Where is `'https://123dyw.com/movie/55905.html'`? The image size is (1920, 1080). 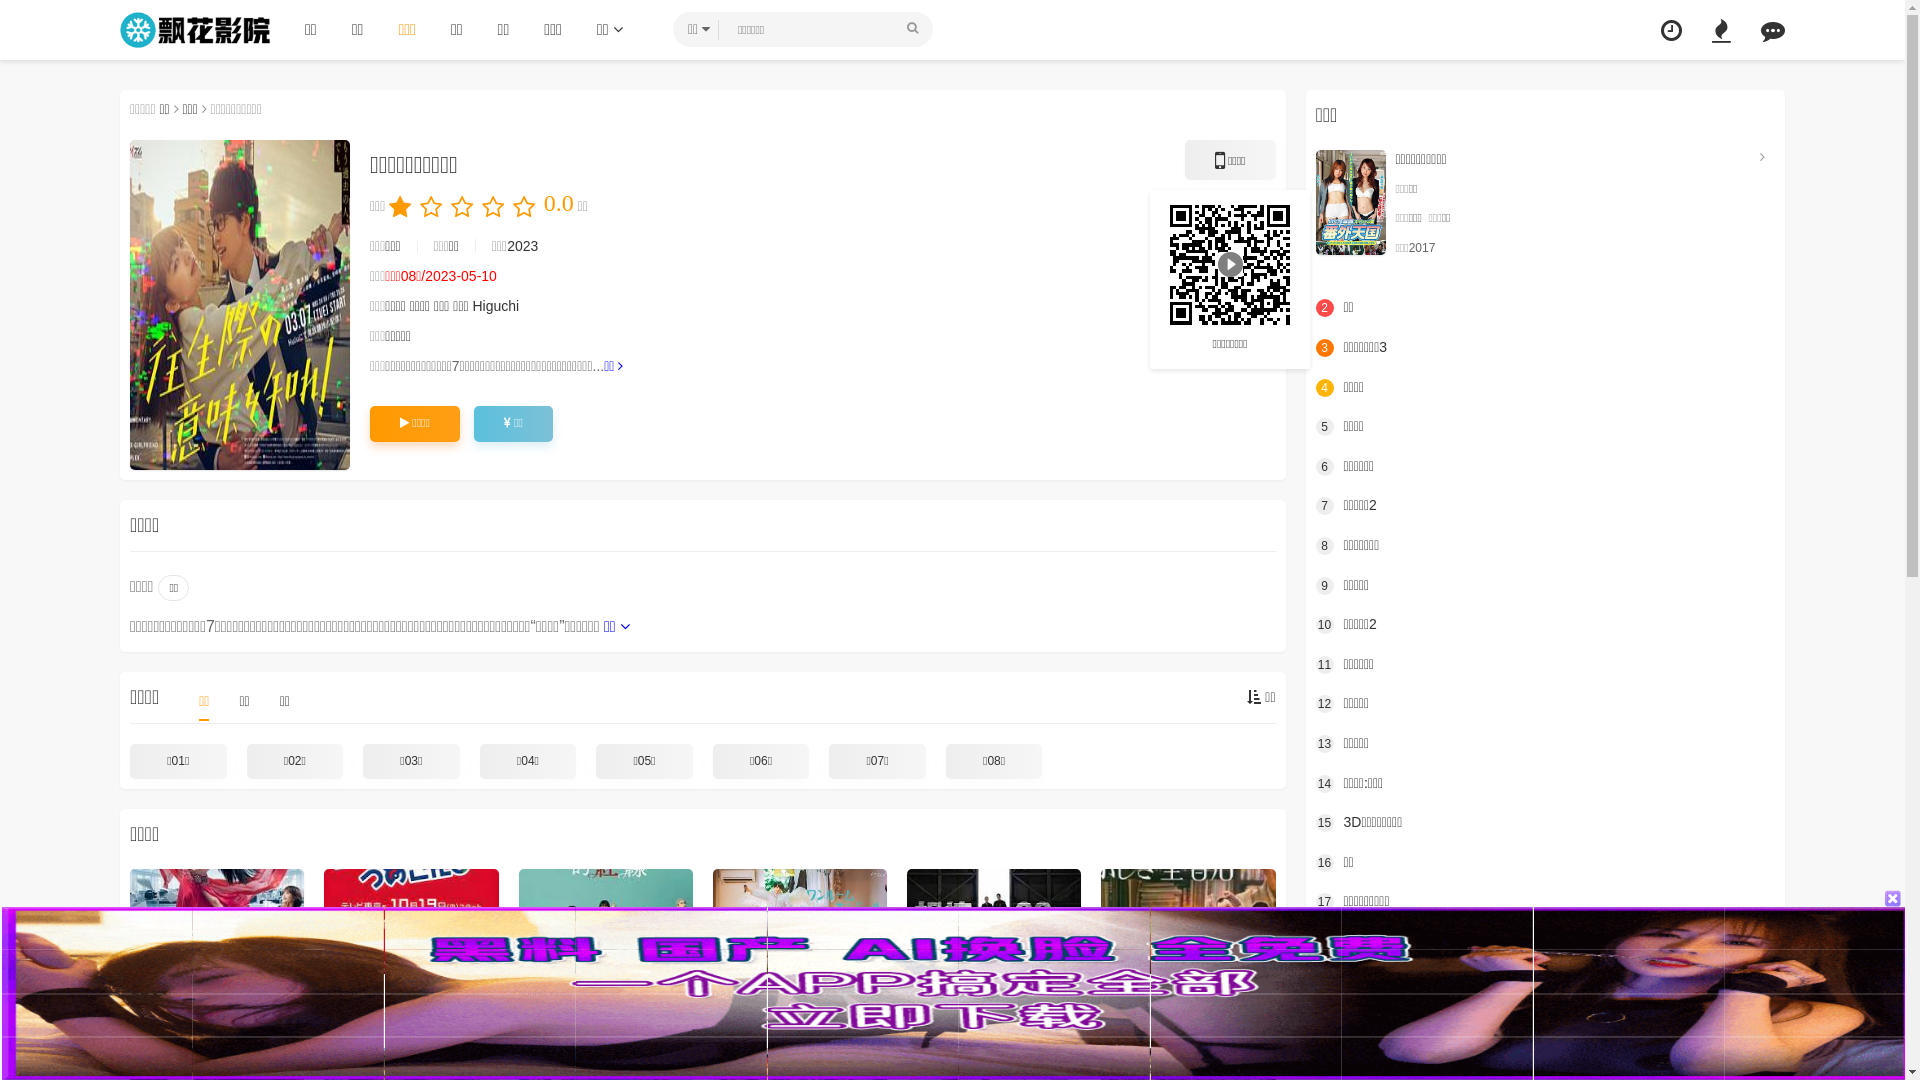 'https://123dyw.com/movie/55905.html' is located at coordinates (1228, 262).